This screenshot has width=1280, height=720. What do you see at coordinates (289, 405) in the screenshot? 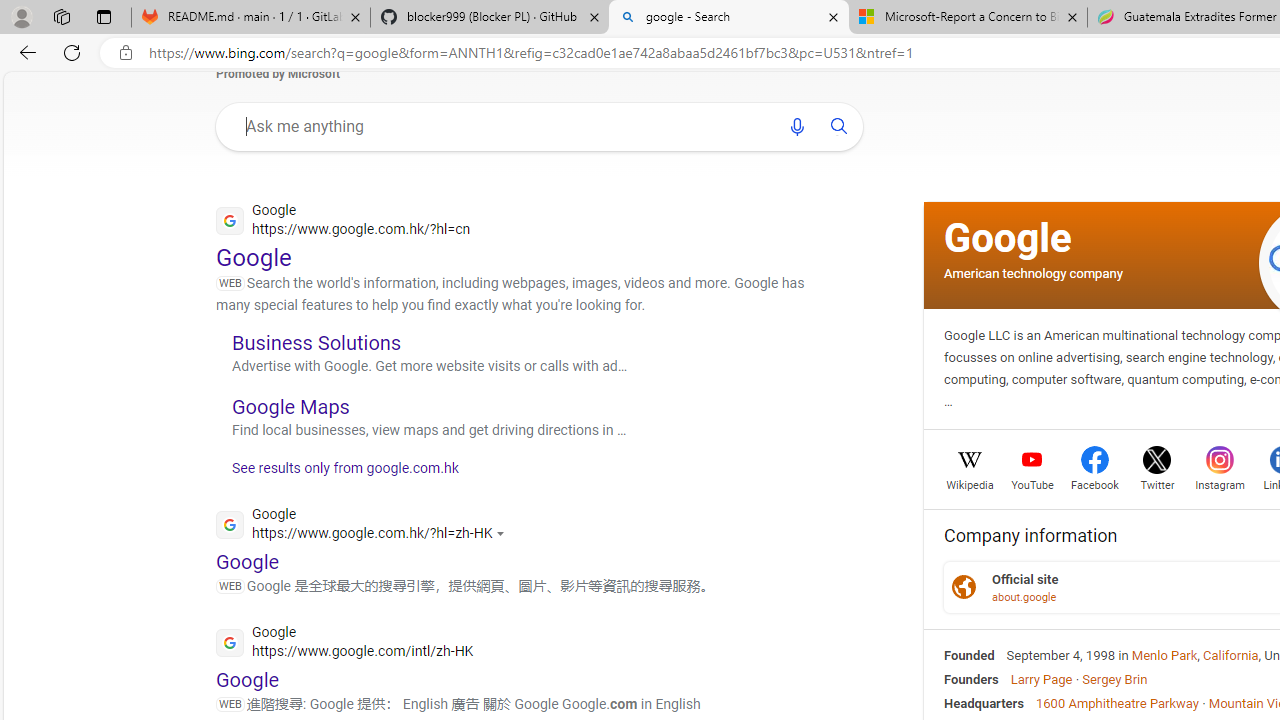
I see `'Google Maps'` at bounding box center [289, 405].